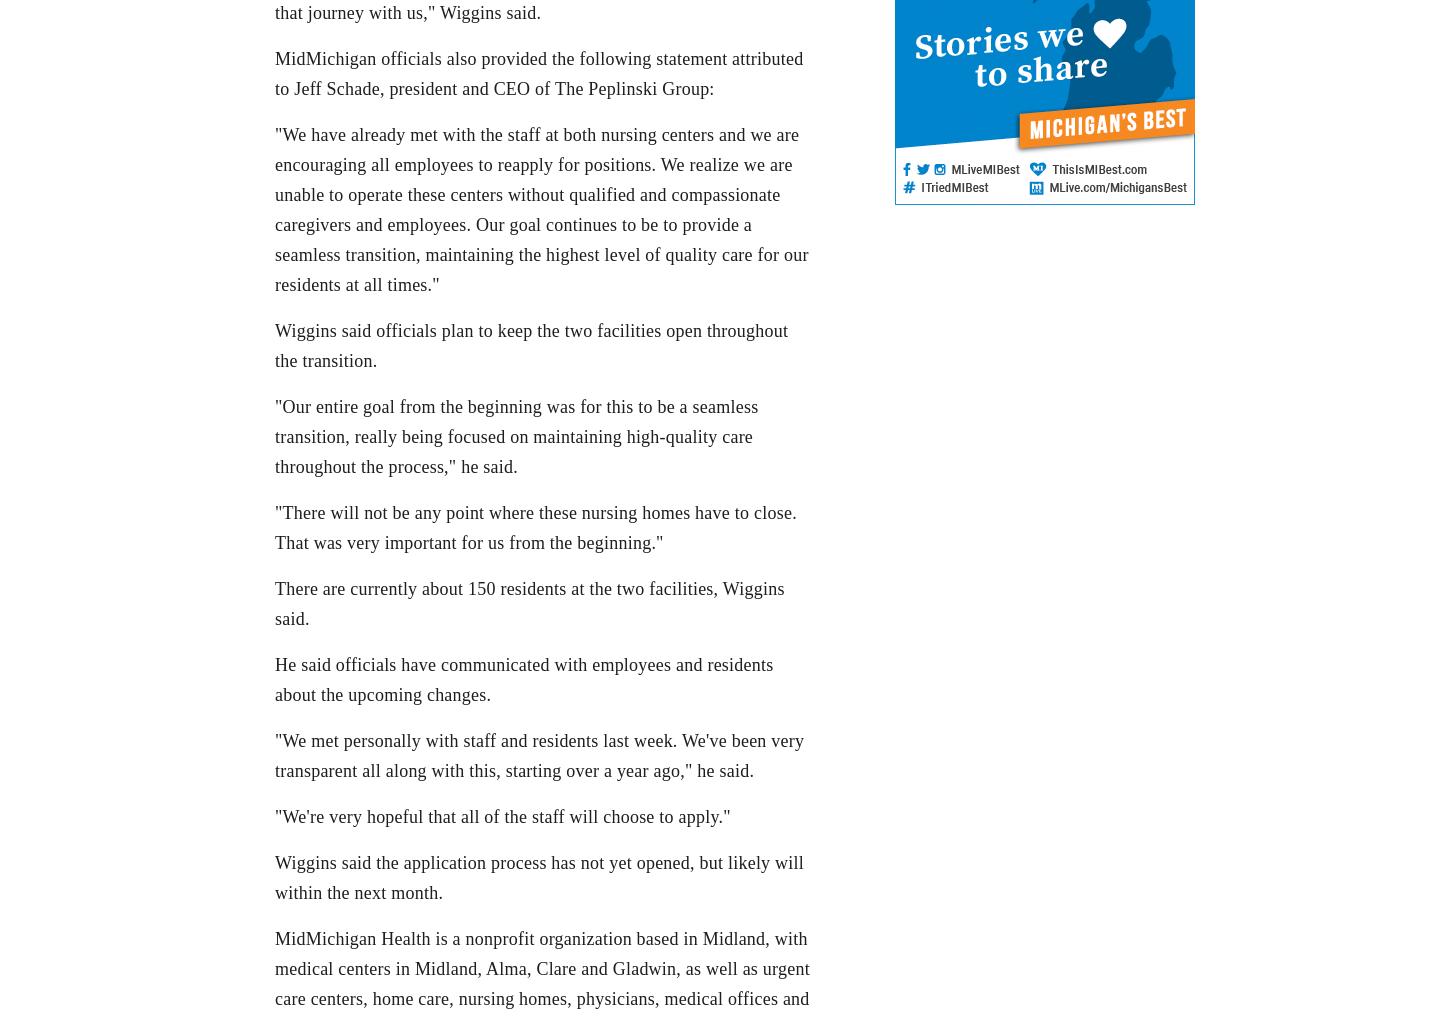  What do you see at coordinates (501, 815) in the screenshot?
I see `'"We're very hopeful that all of the staff will choose to apply."'` at bounding box center [501, 815].